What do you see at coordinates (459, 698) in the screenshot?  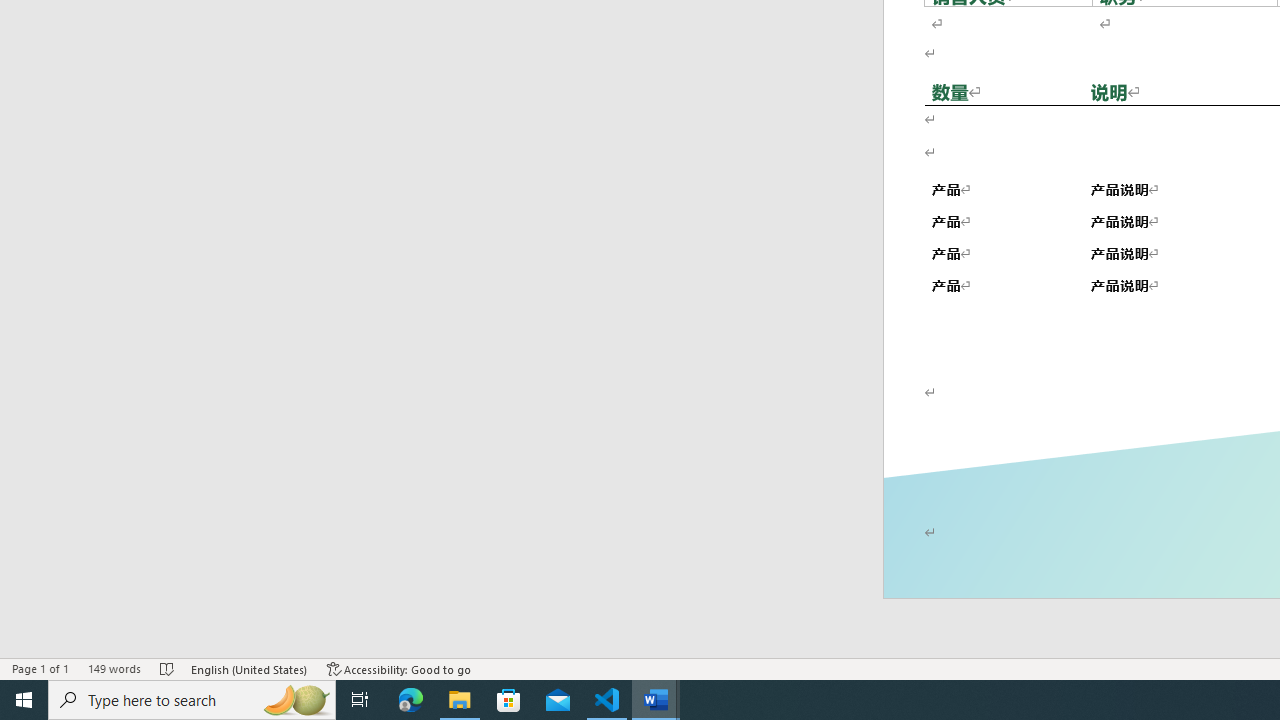 I see `'File Explorer - 1 running window'` at bounding box center [459, 698].